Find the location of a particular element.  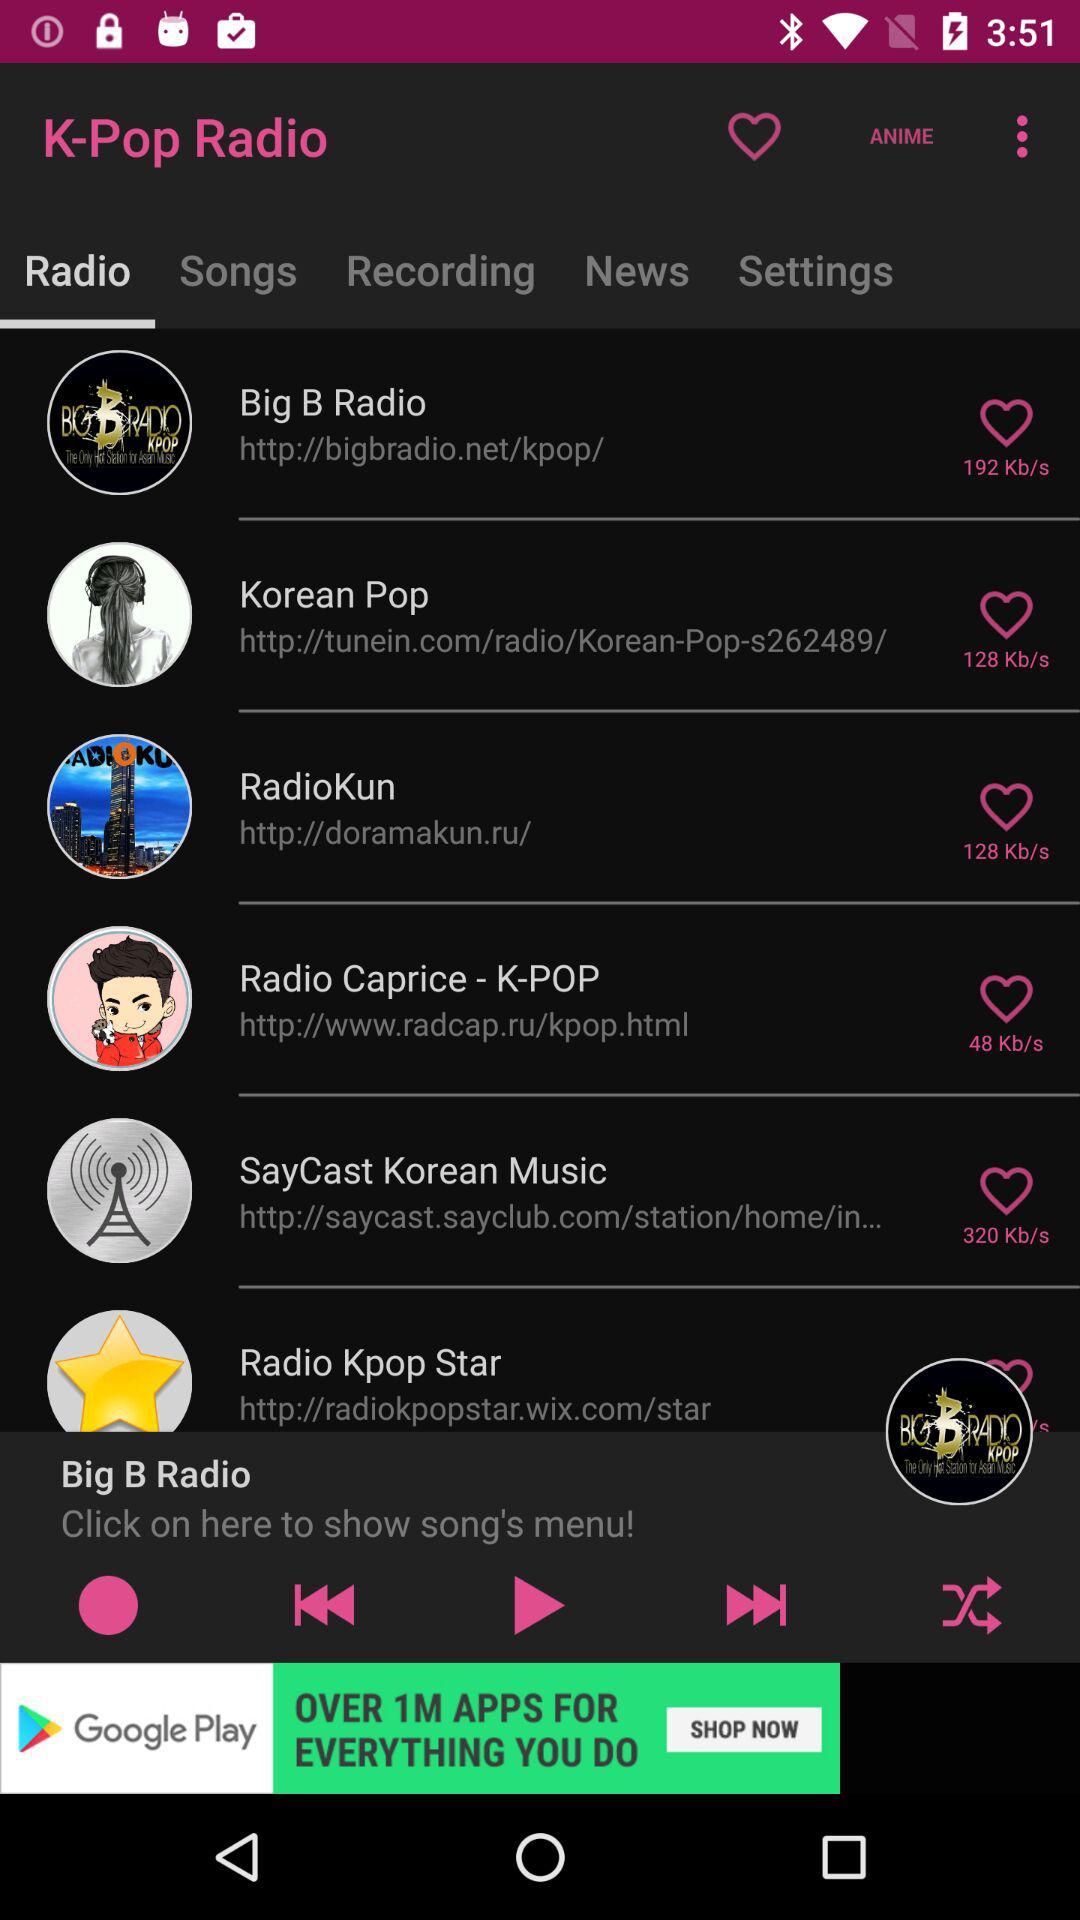

the play button is located at coordinates (540, 1604).